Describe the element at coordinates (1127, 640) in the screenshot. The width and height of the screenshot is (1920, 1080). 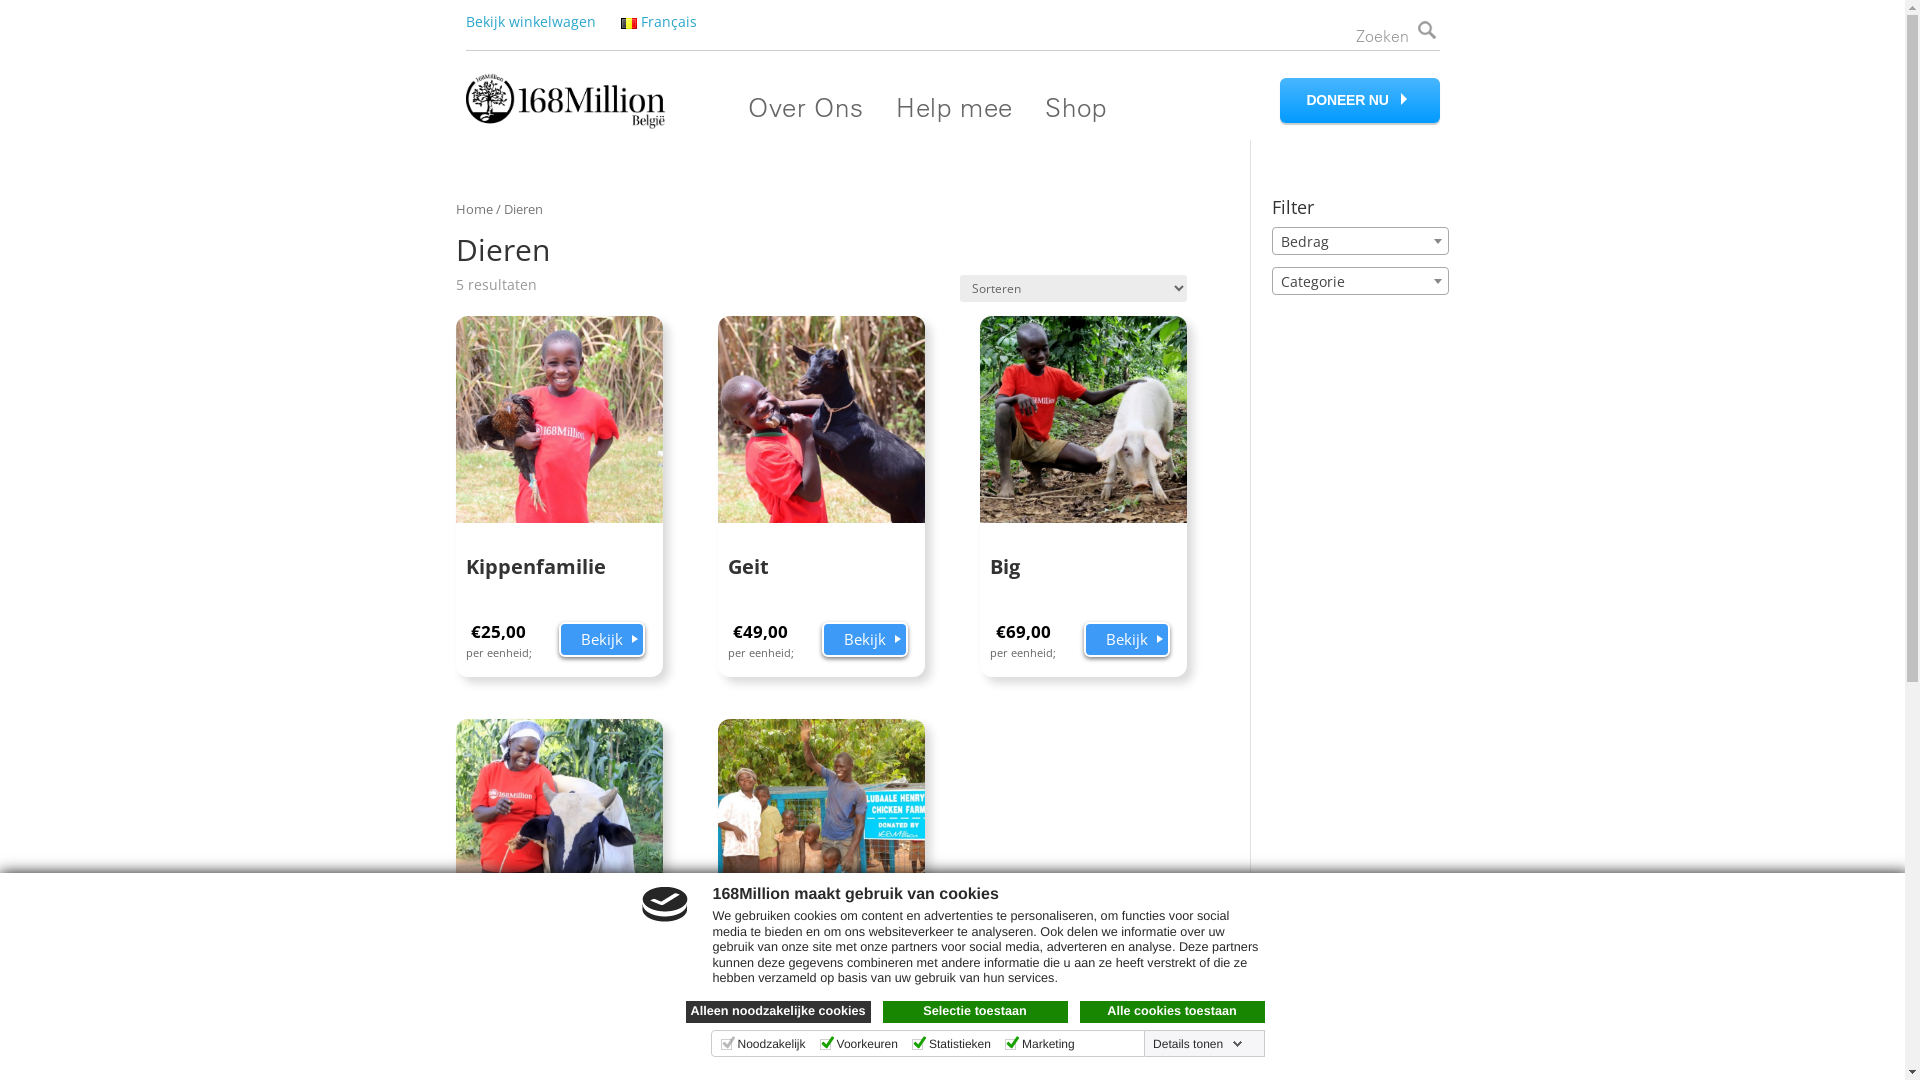
I see `'Bekijk'` at that location.